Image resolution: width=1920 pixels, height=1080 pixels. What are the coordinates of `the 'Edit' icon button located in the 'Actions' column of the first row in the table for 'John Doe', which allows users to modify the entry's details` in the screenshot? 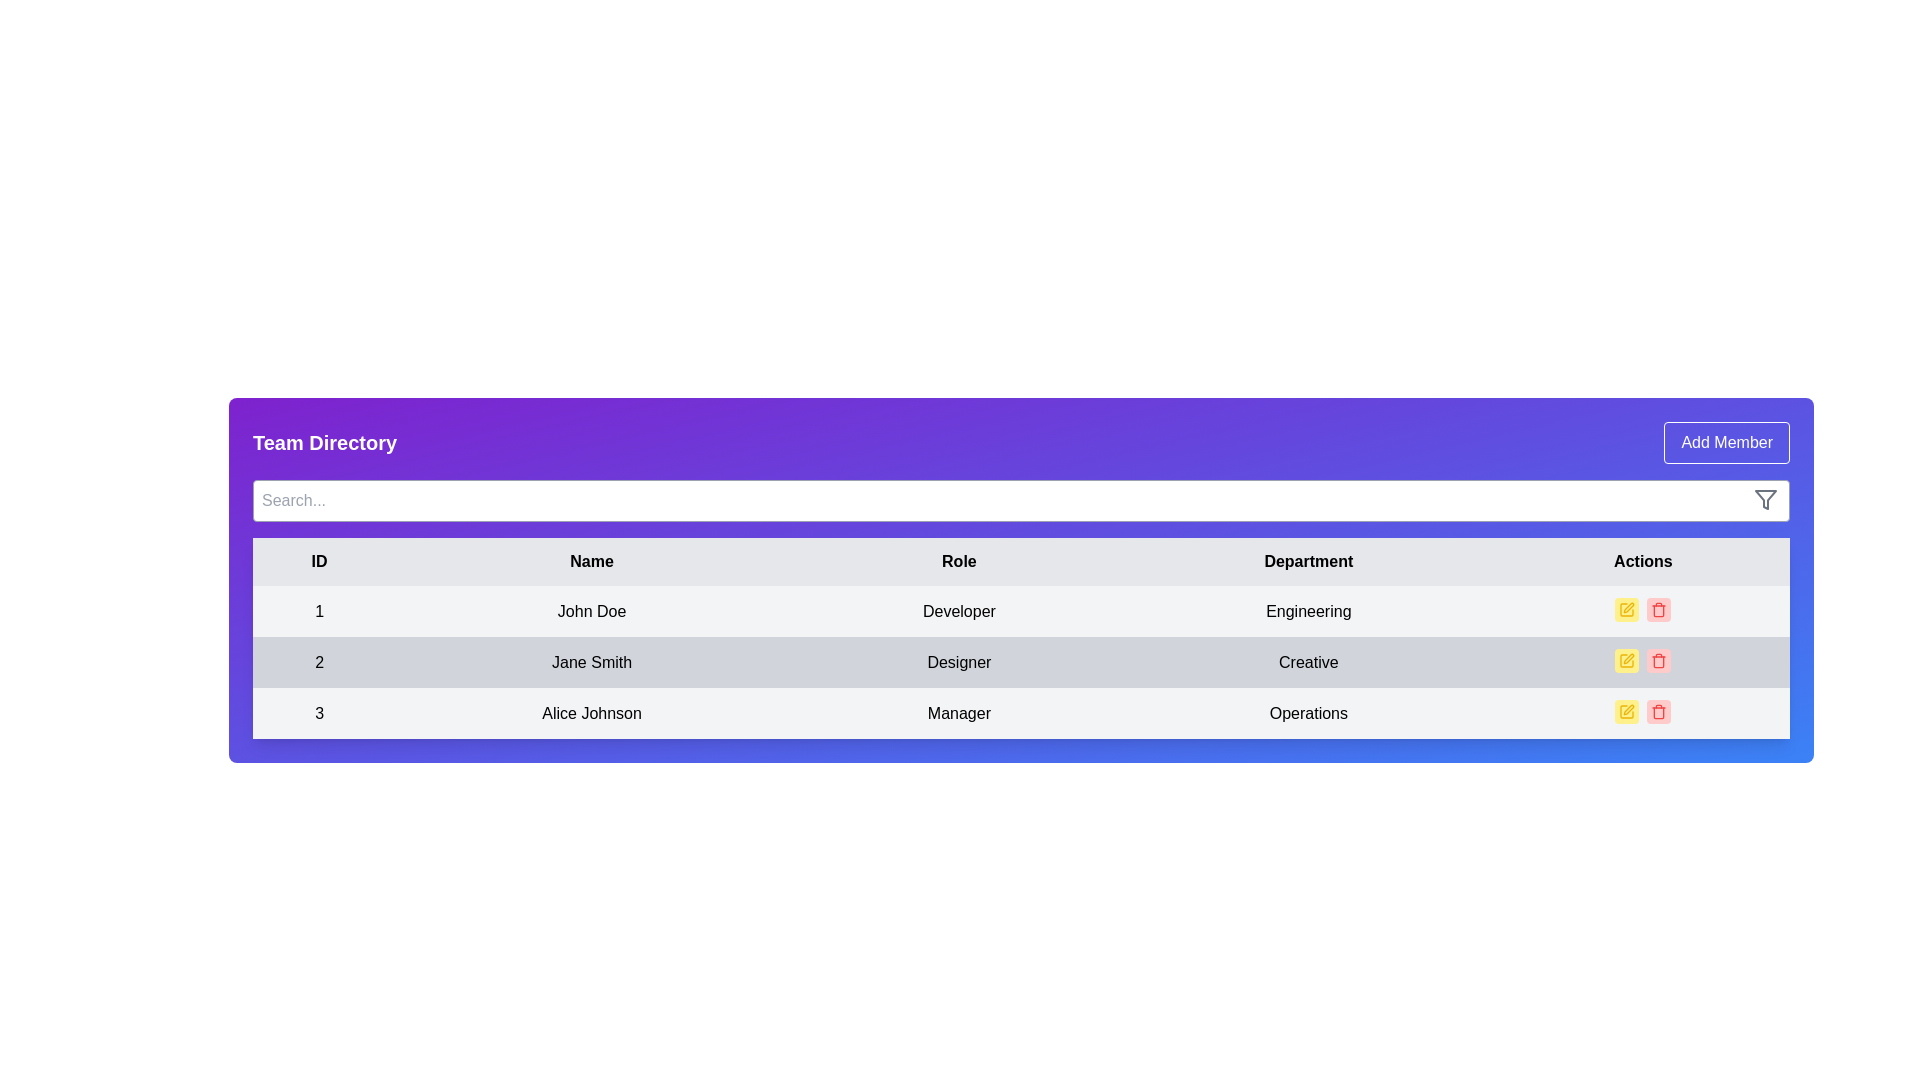 It's located at (1627, 608).